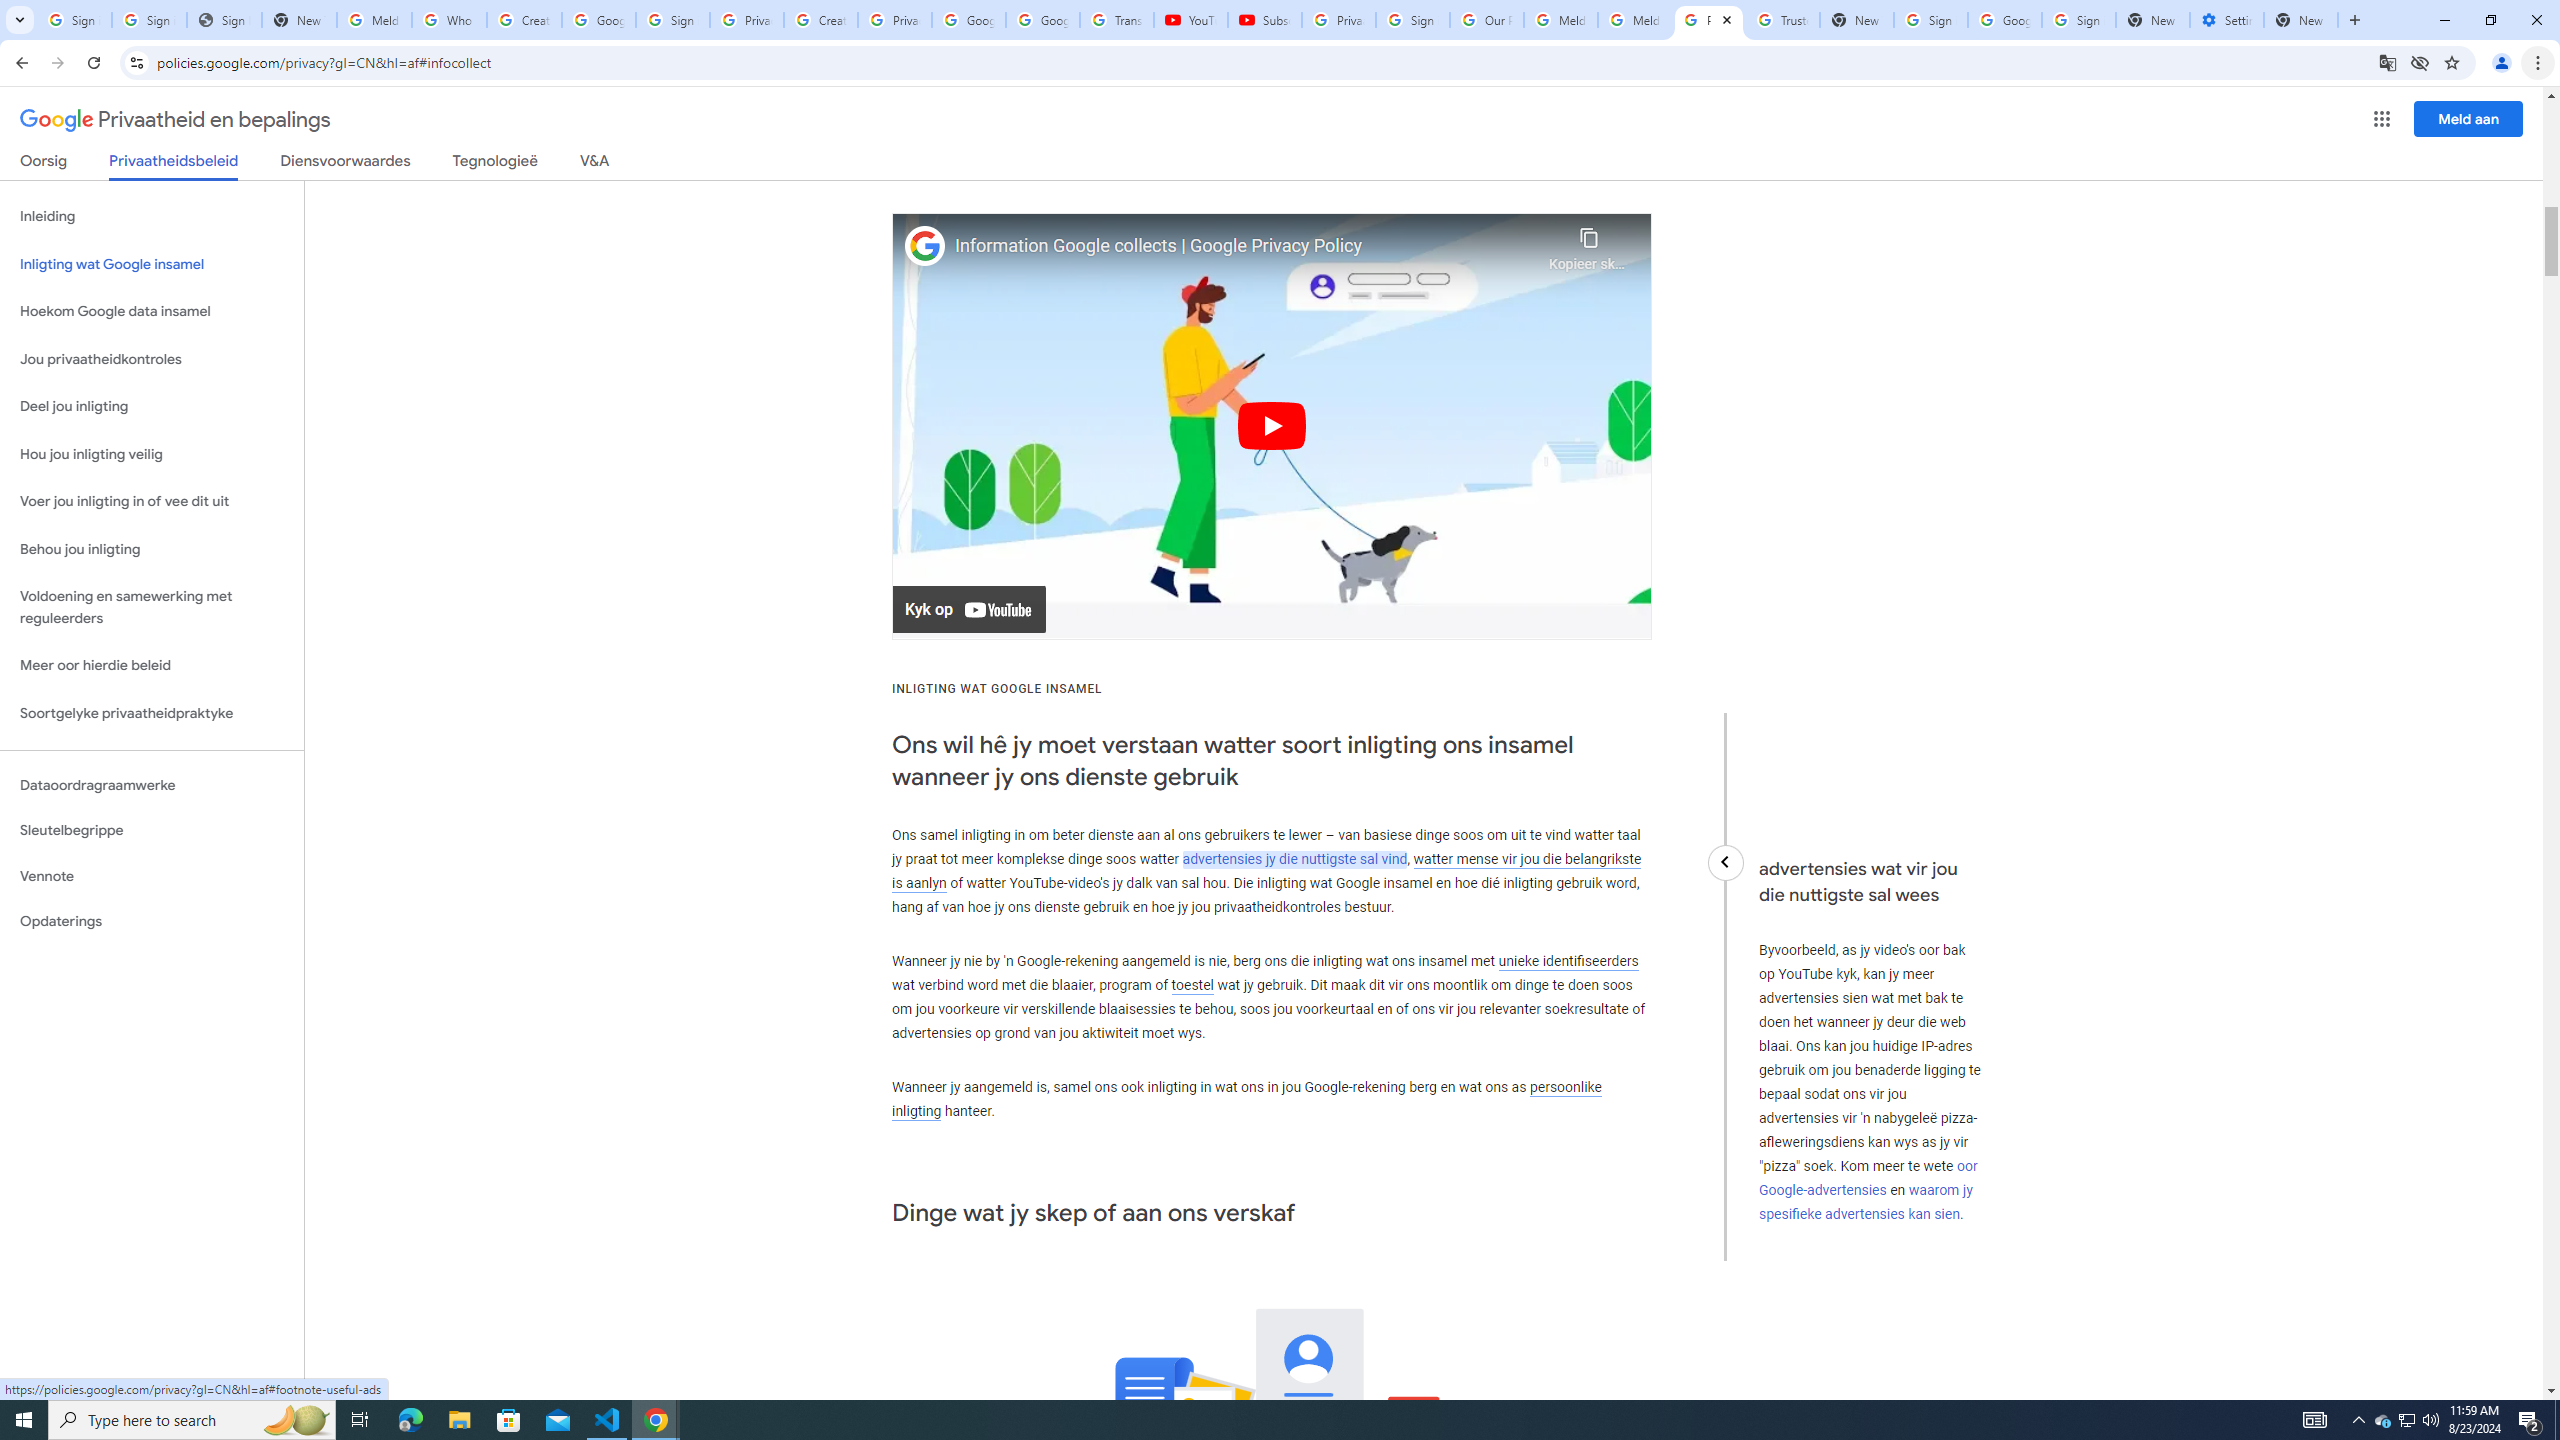 Image resolution: width=2560 pixels, height=1440 pixels. What do you see at coordinates (1867, 1176) in the screenshot?
I see `'oor Google-advertensies'` at bounding box center [1867, 1176].